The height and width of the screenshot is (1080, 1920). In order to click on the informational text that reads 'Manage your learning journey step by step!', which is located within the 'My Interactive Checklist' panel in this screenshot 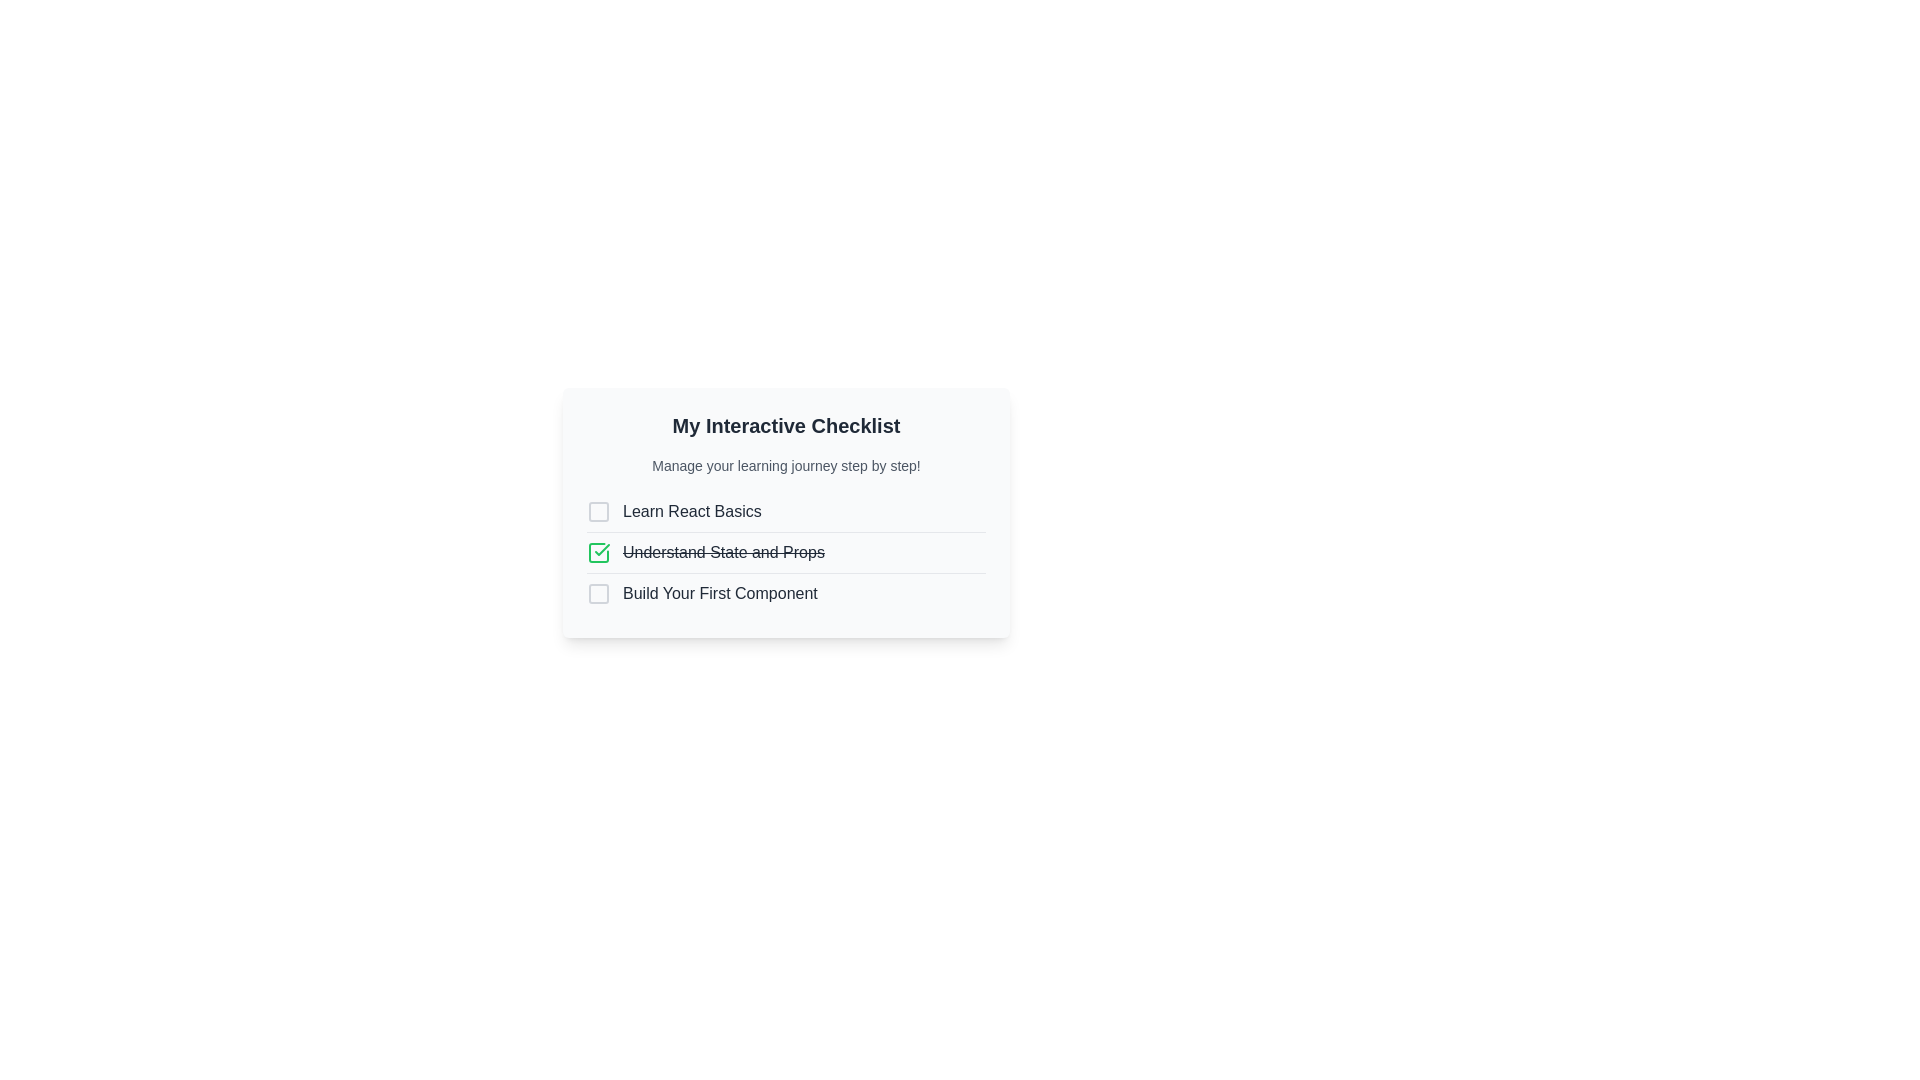, I will do `click(785, 466)`.